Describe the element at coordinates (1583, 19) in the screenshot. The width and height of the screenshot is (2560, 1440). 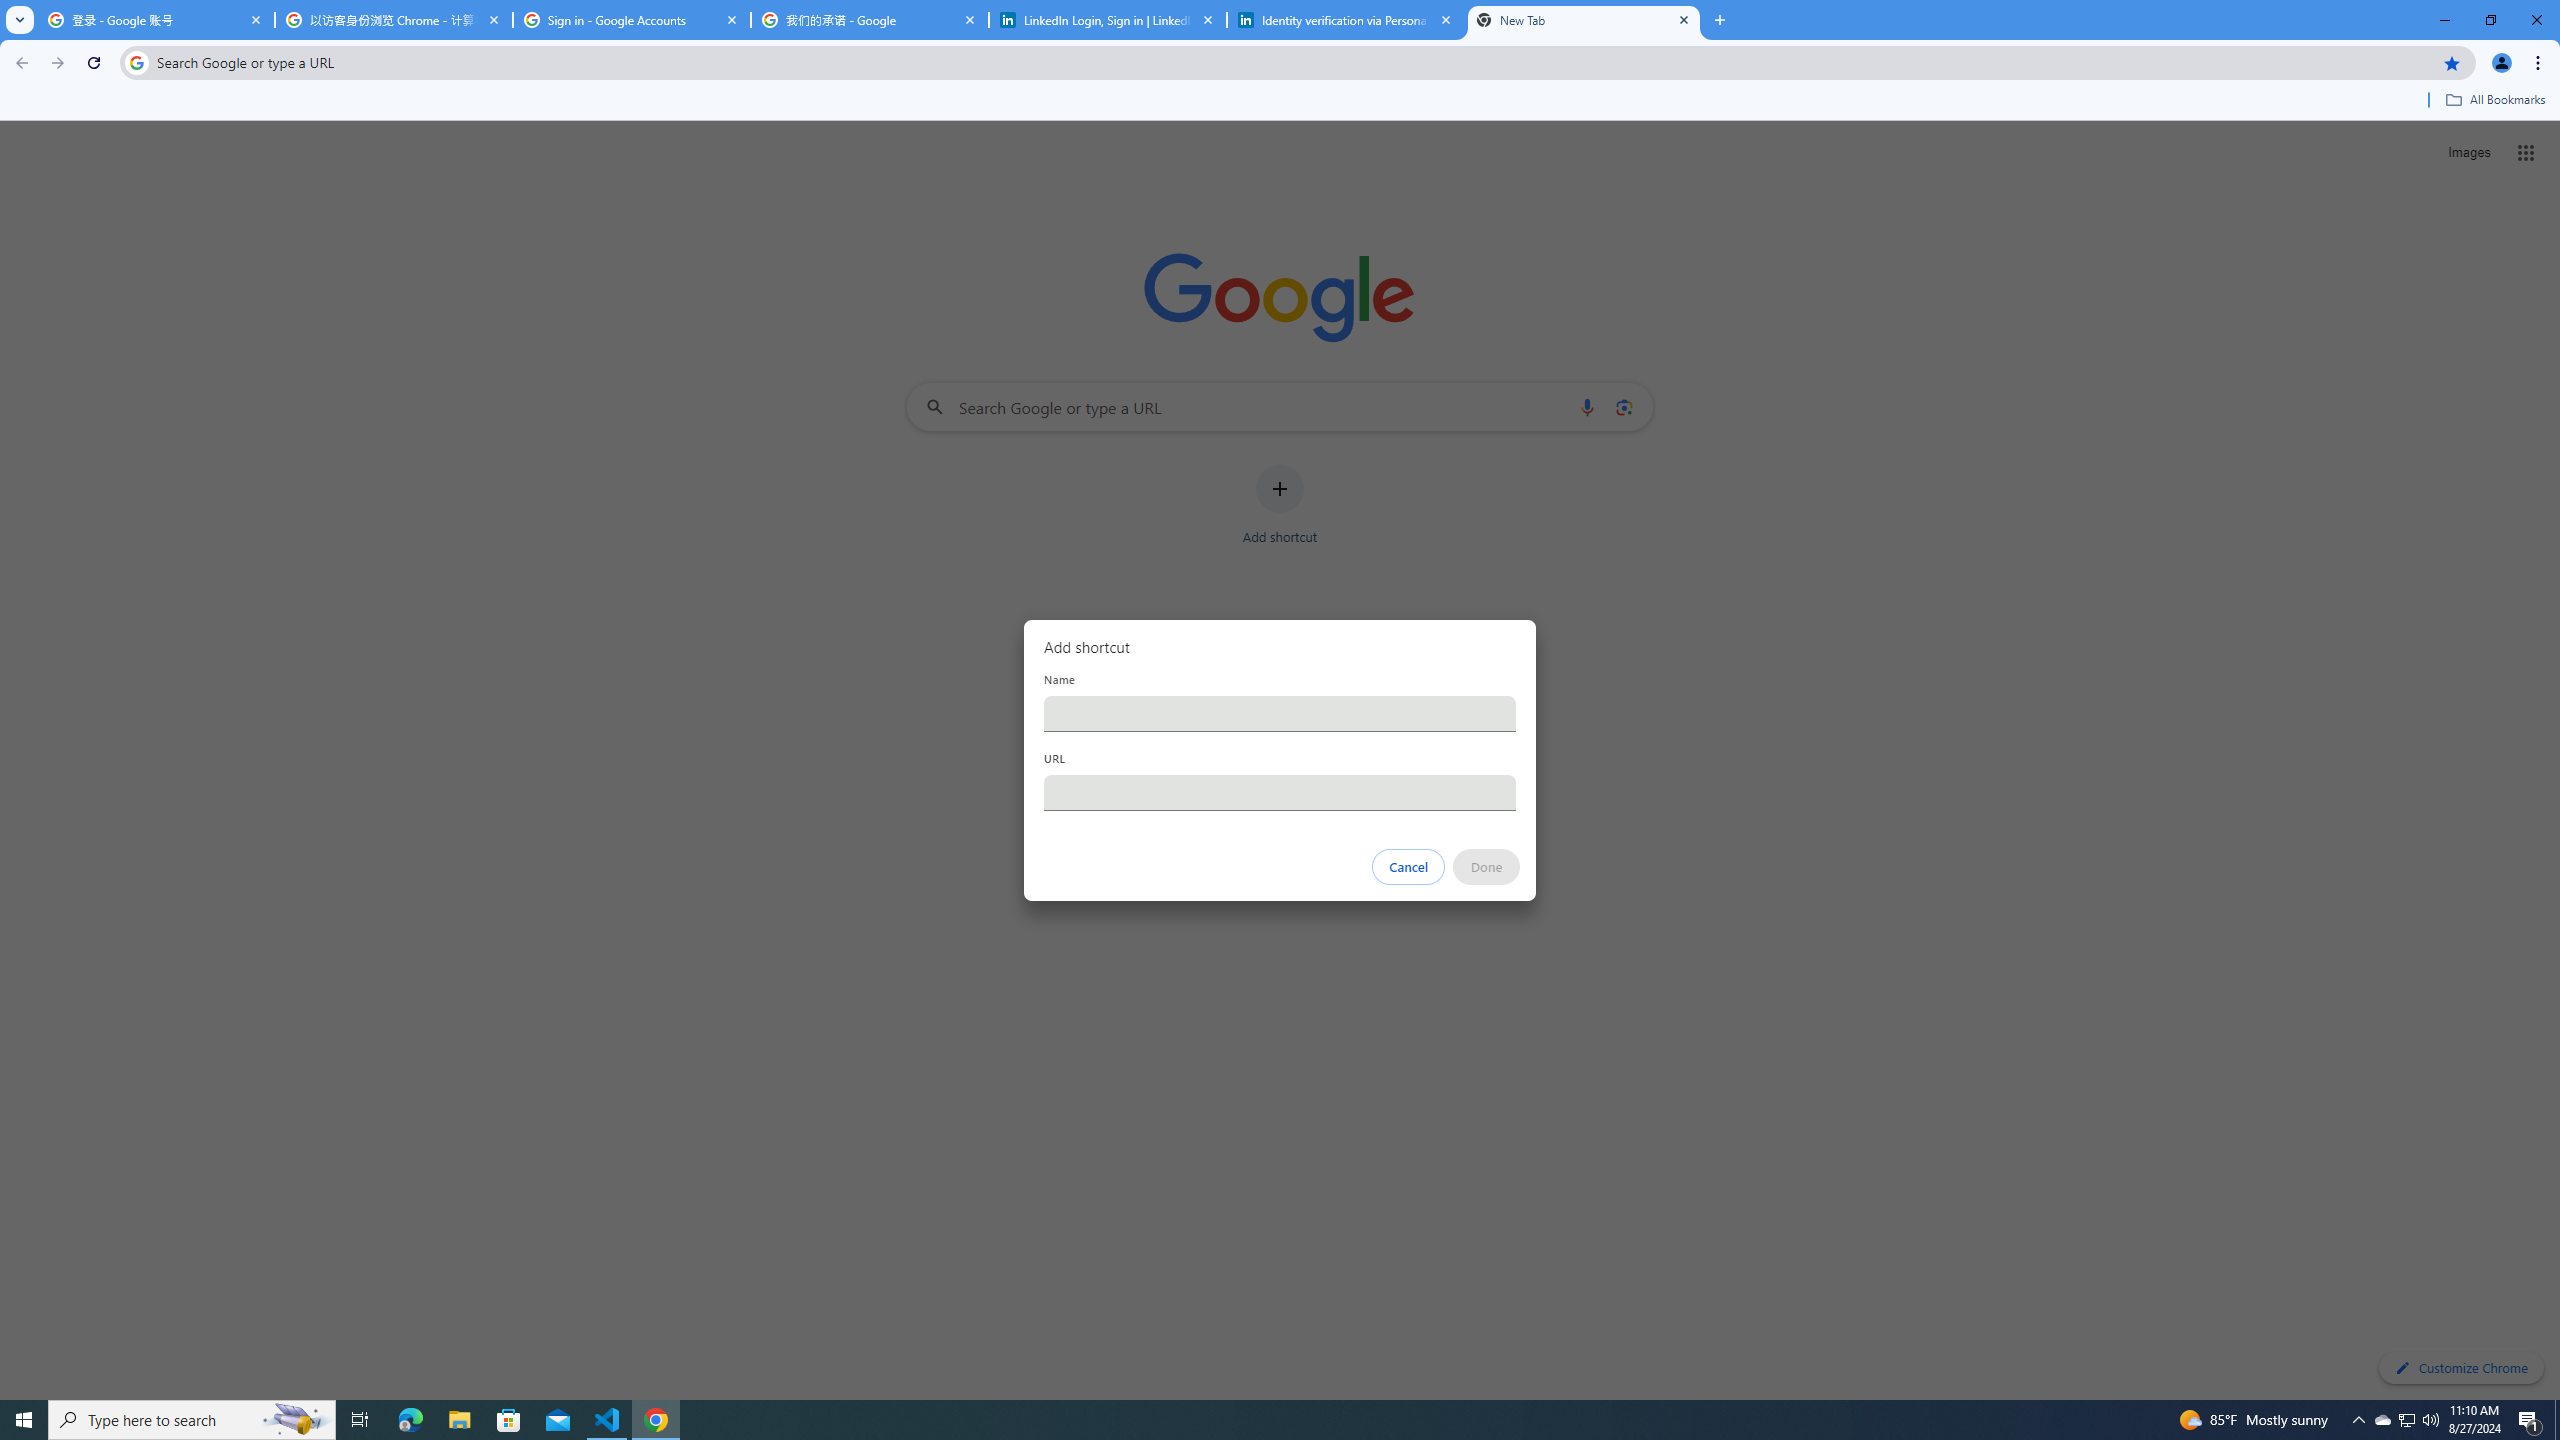
I see `'New Tab'` at that location.